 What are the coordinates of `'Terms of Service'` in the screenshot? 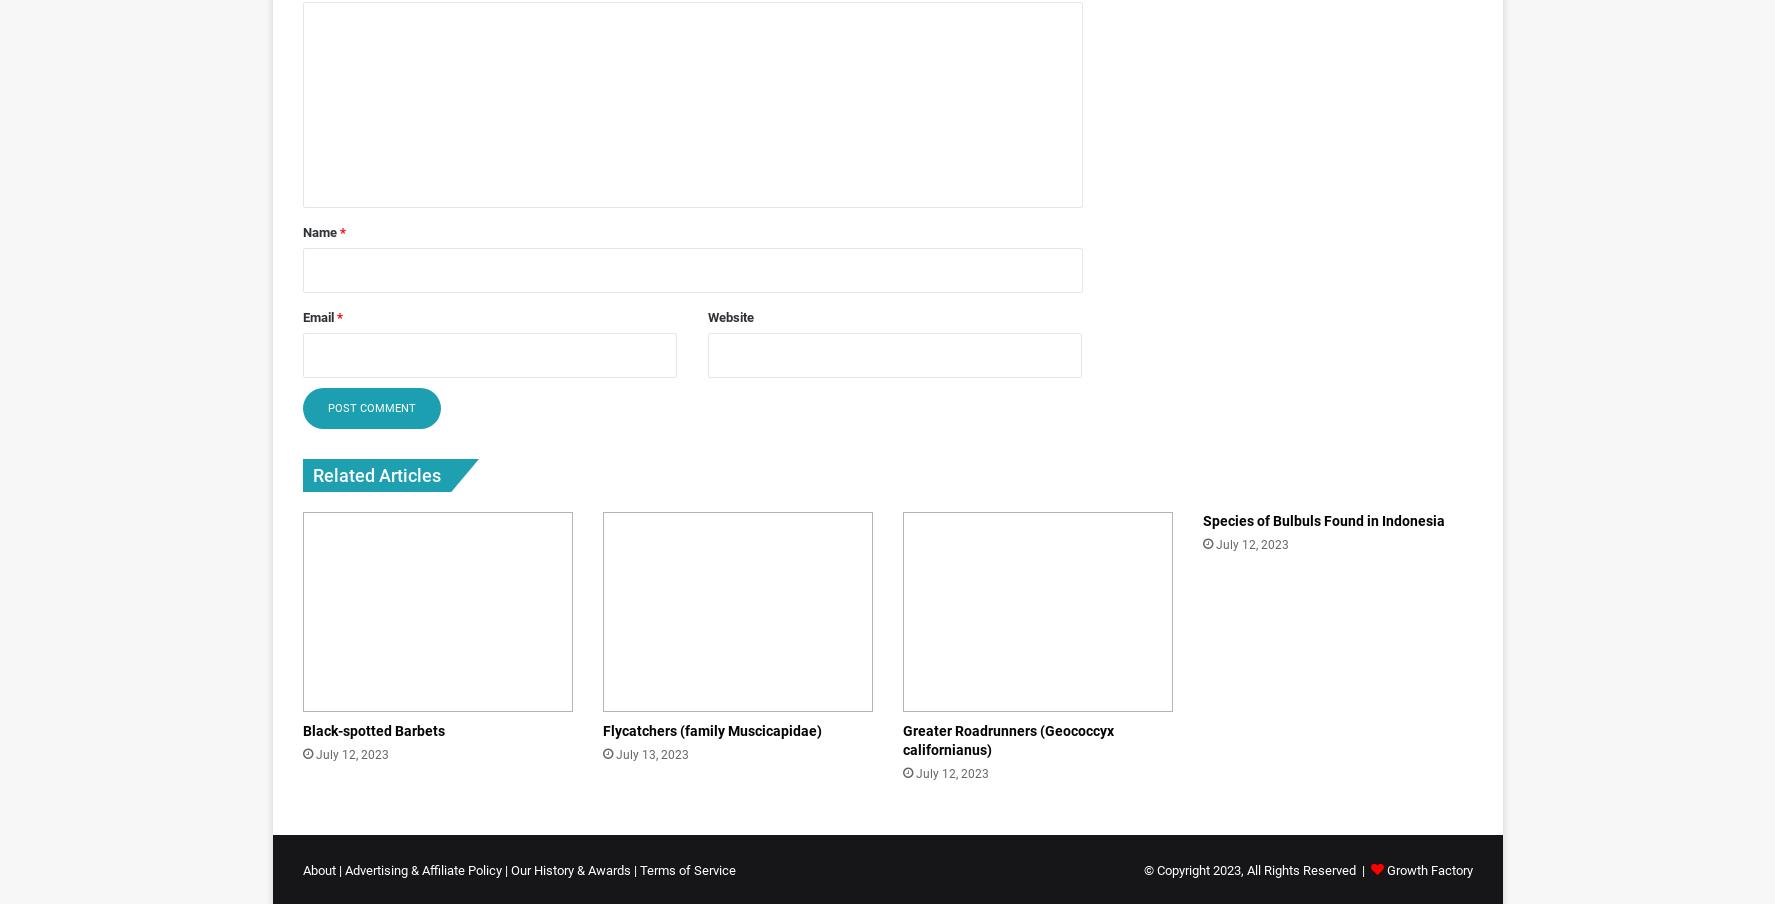 It's located at (685, 870).